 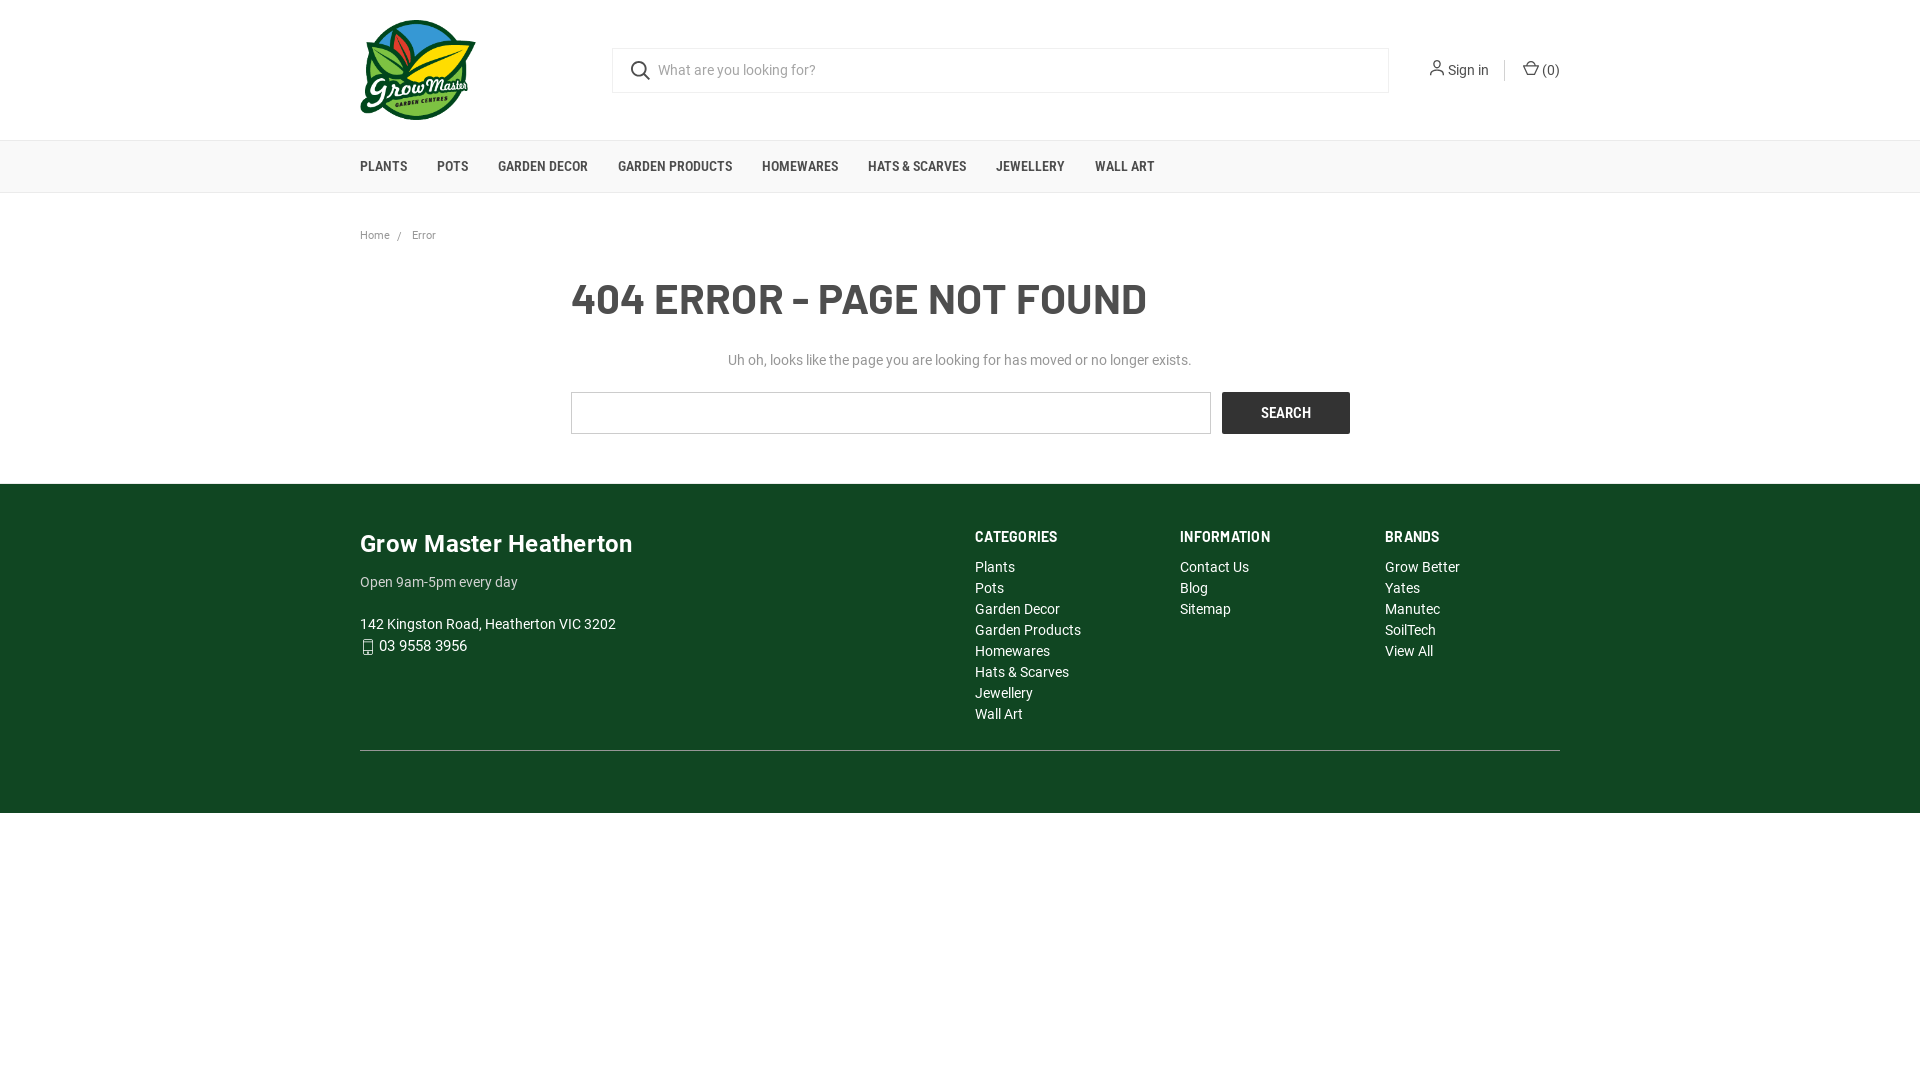 I want to click on 'Wall Art', so click(x=998, y=712).